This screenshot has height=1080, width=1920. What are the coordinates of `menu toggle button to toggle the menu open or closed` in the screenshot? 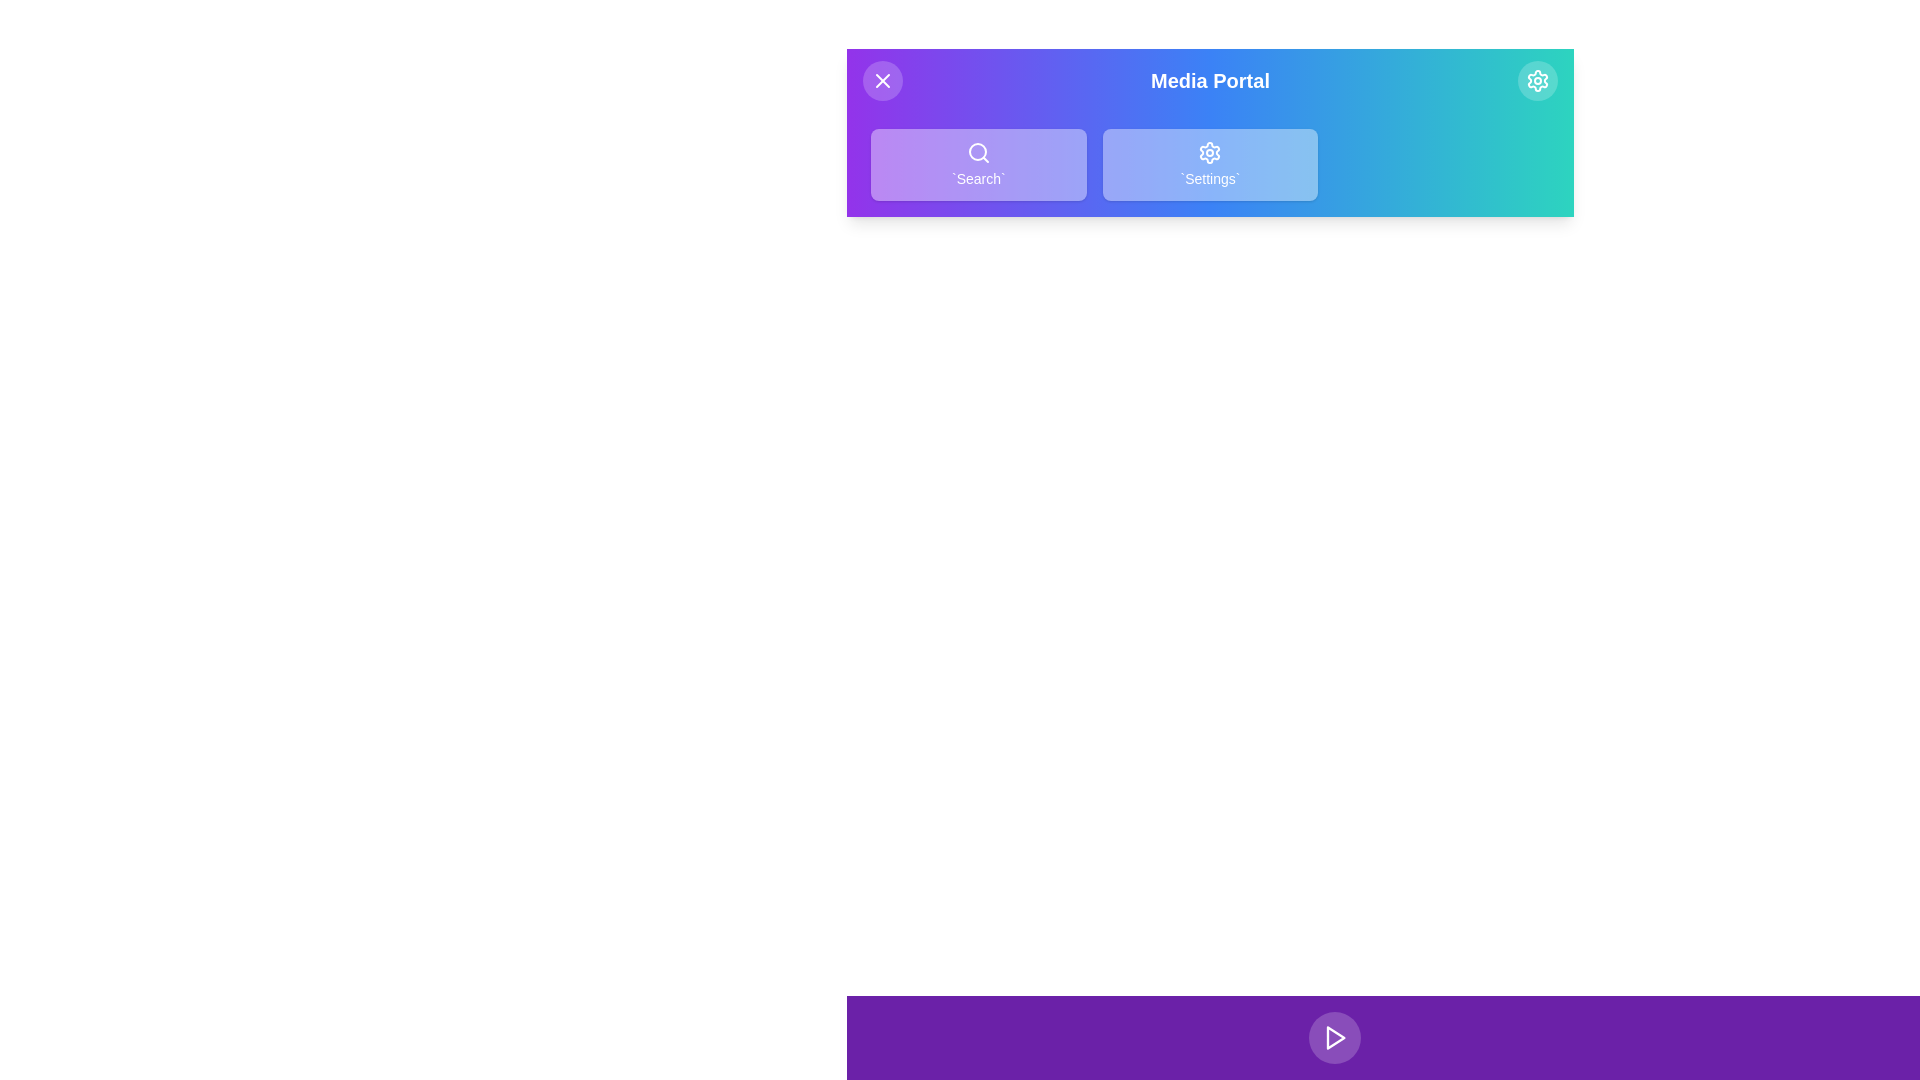 It's located at (882, 80).